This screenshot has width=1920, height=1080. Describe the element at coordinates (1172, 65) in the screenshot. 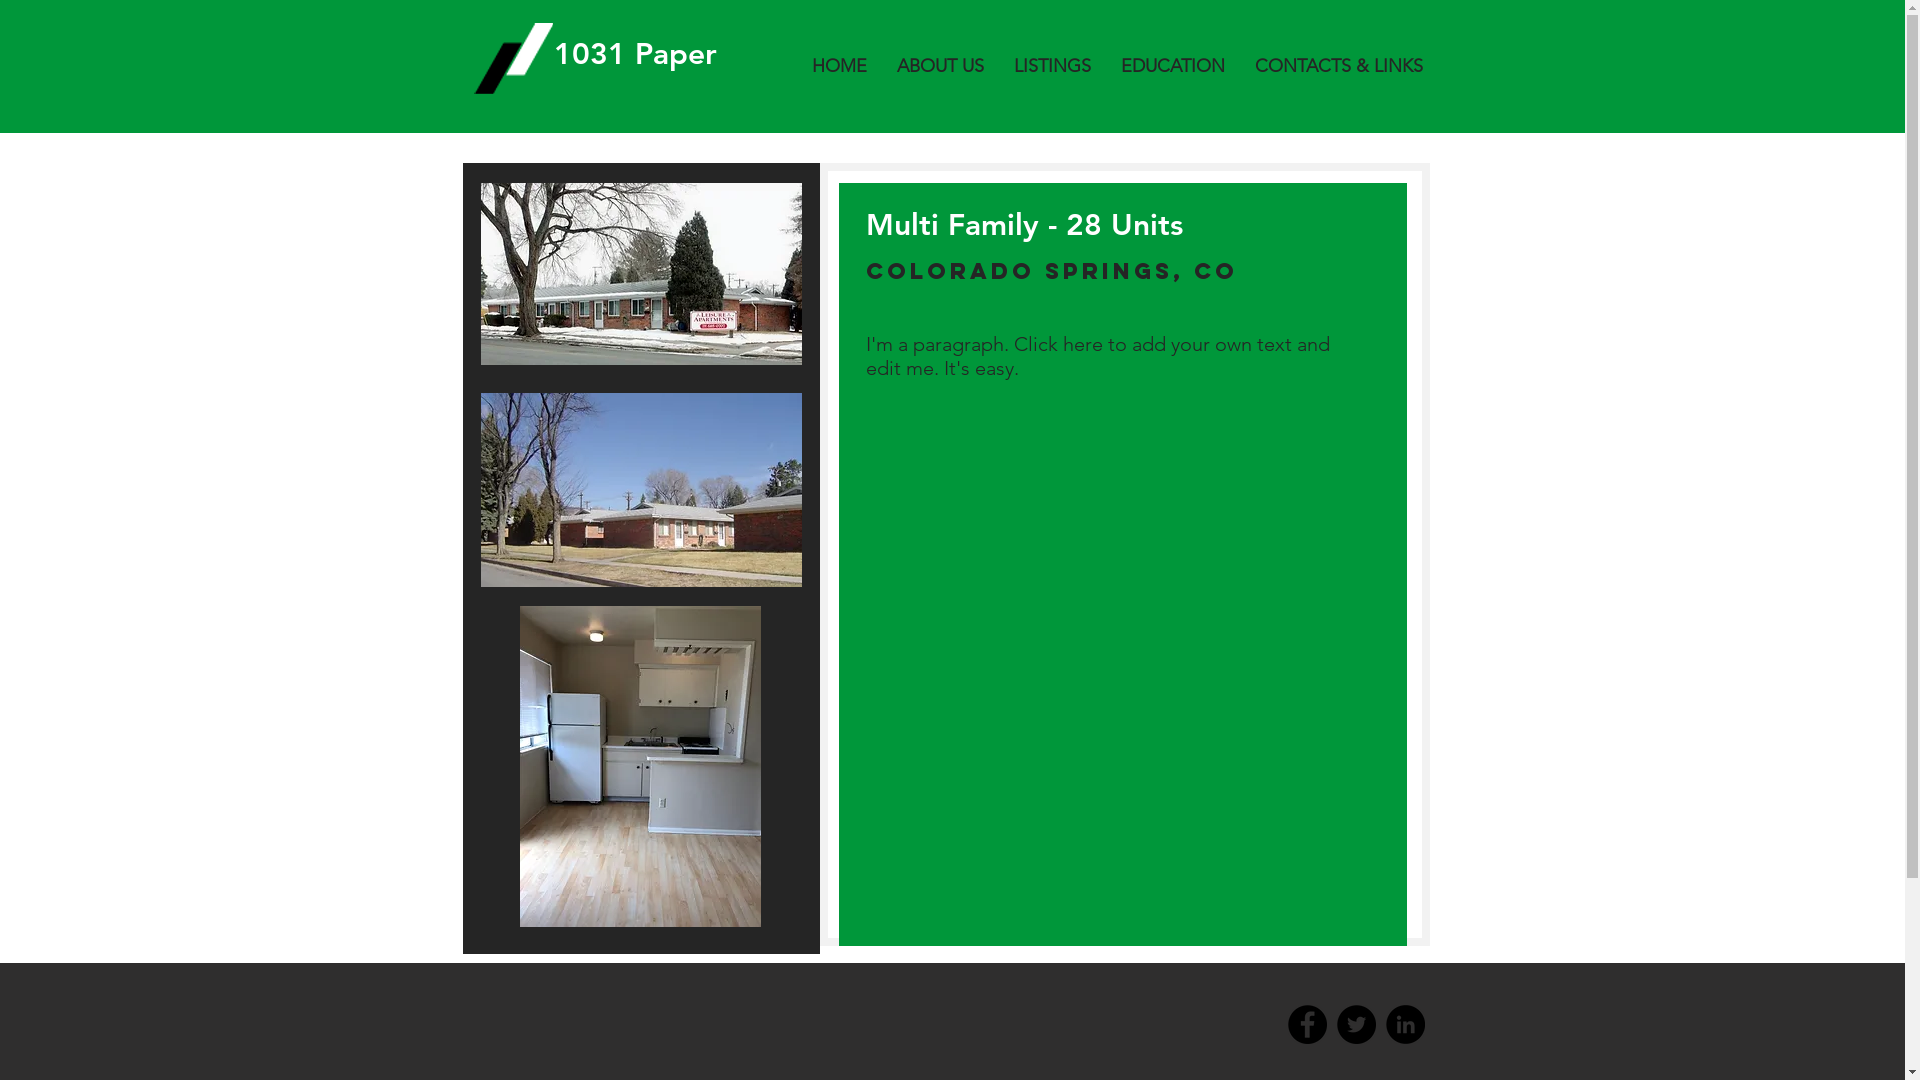

I see `'EDUCATION'` at that location.